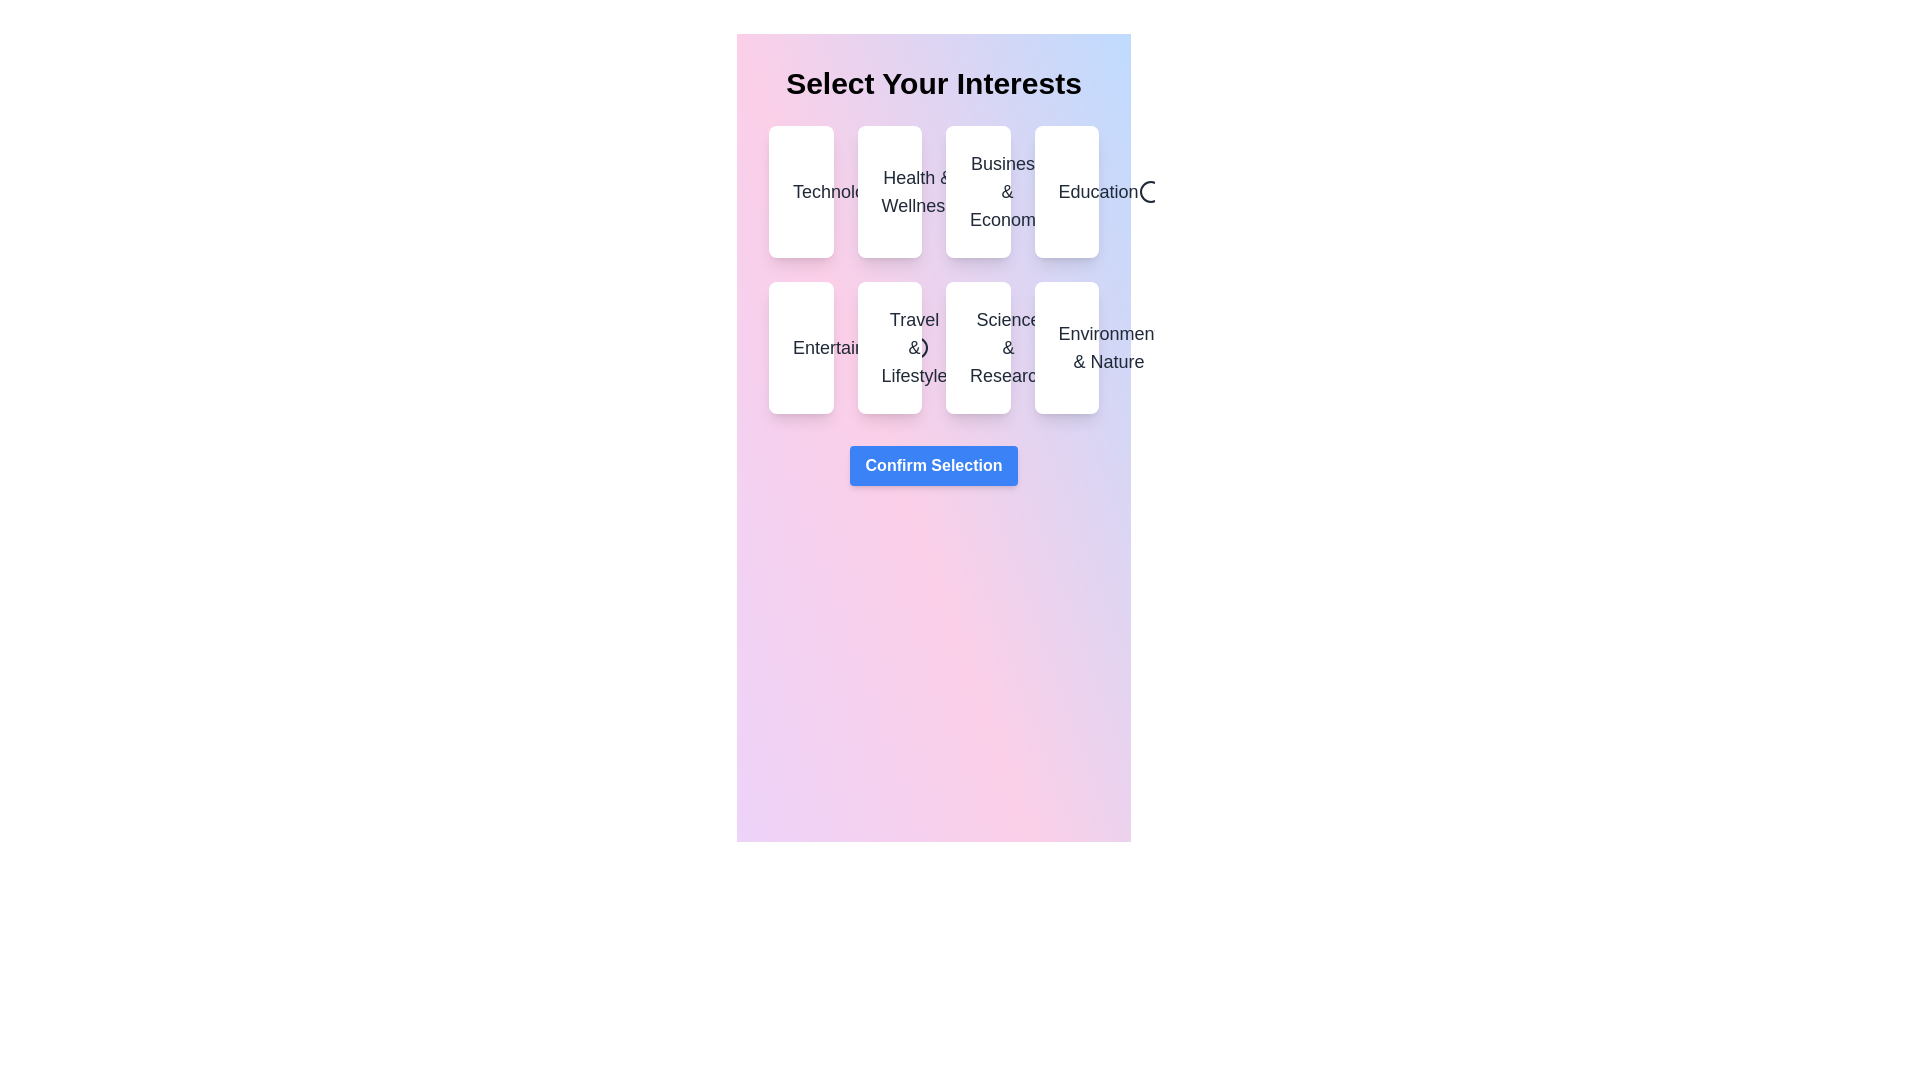 The width and height of the screenshot is (1920, 1080). I want to click on the category Technology by clicking on it, so click(801, 192).